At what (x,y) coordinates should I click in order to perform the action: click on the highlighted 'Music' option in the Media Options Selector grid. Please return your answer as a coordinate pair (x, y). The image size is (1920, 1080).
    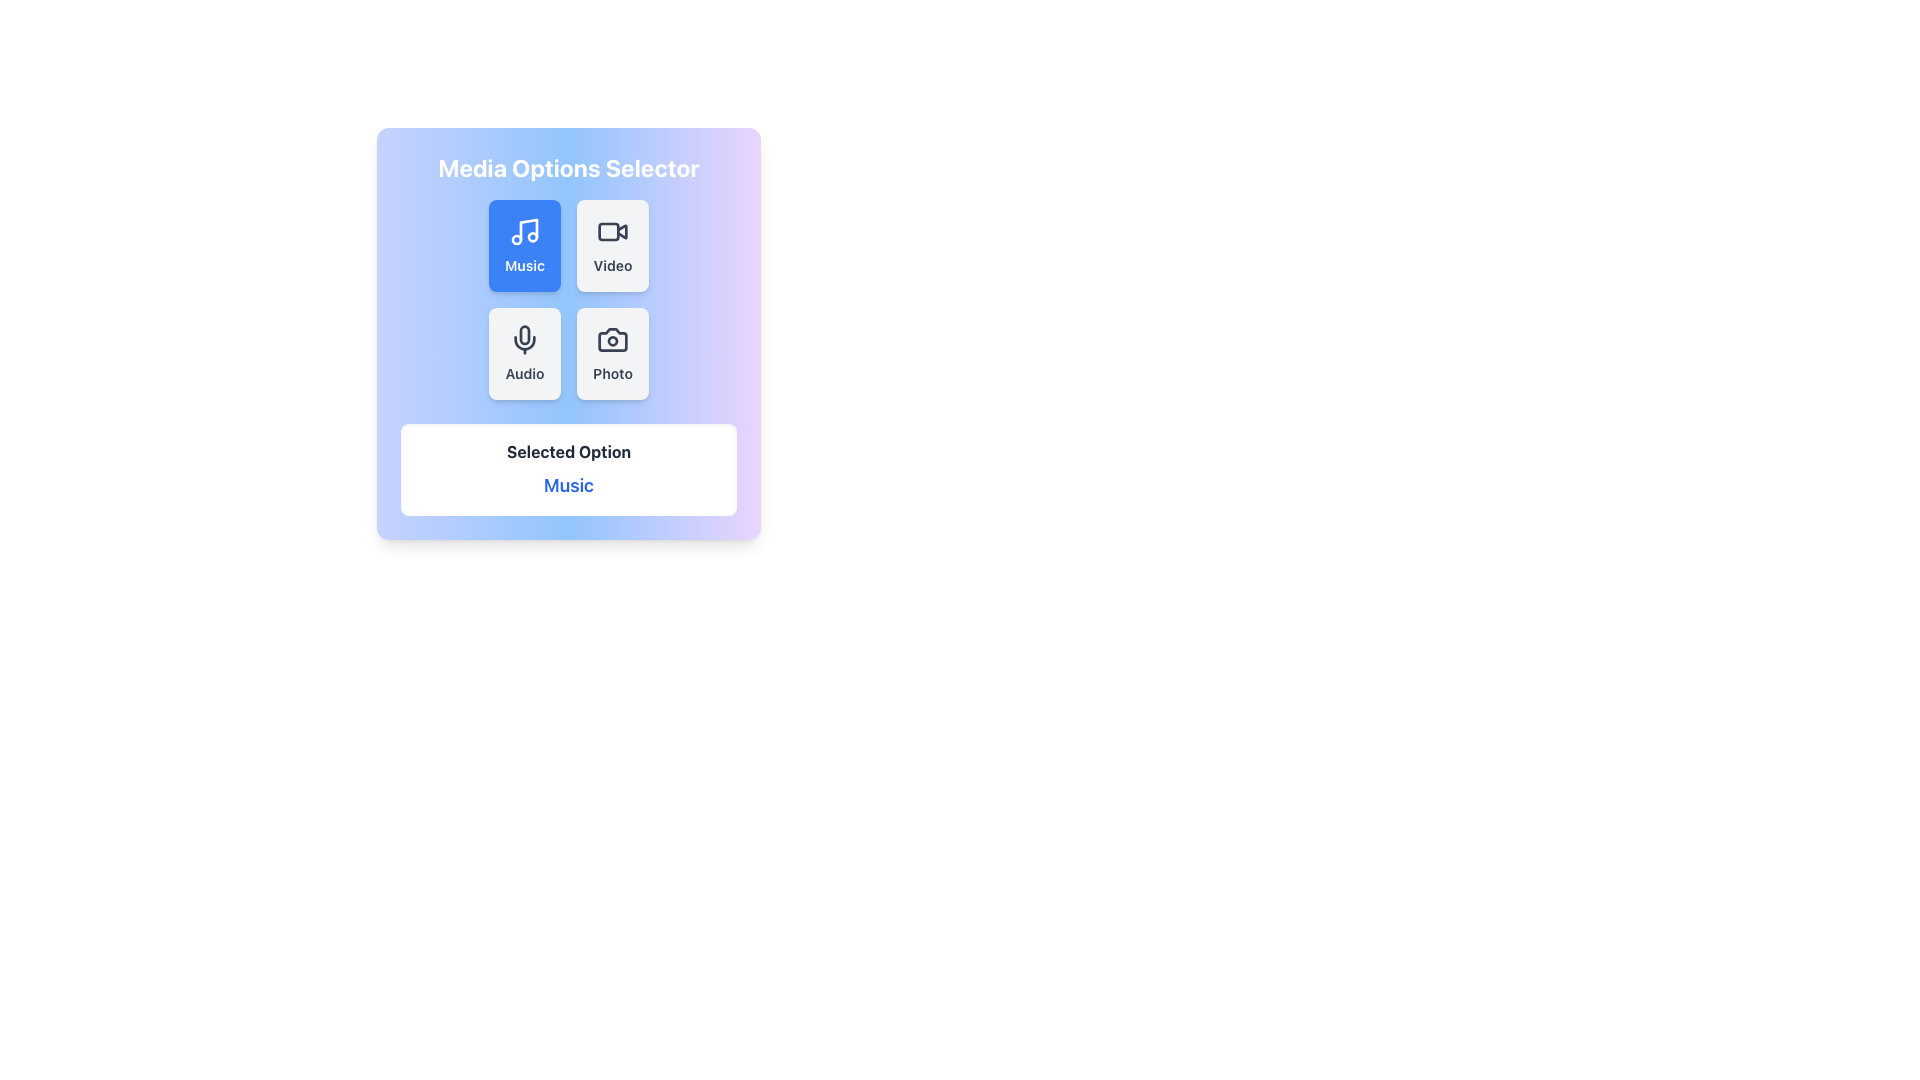
    Looking at the image, I should click on (568, 300).